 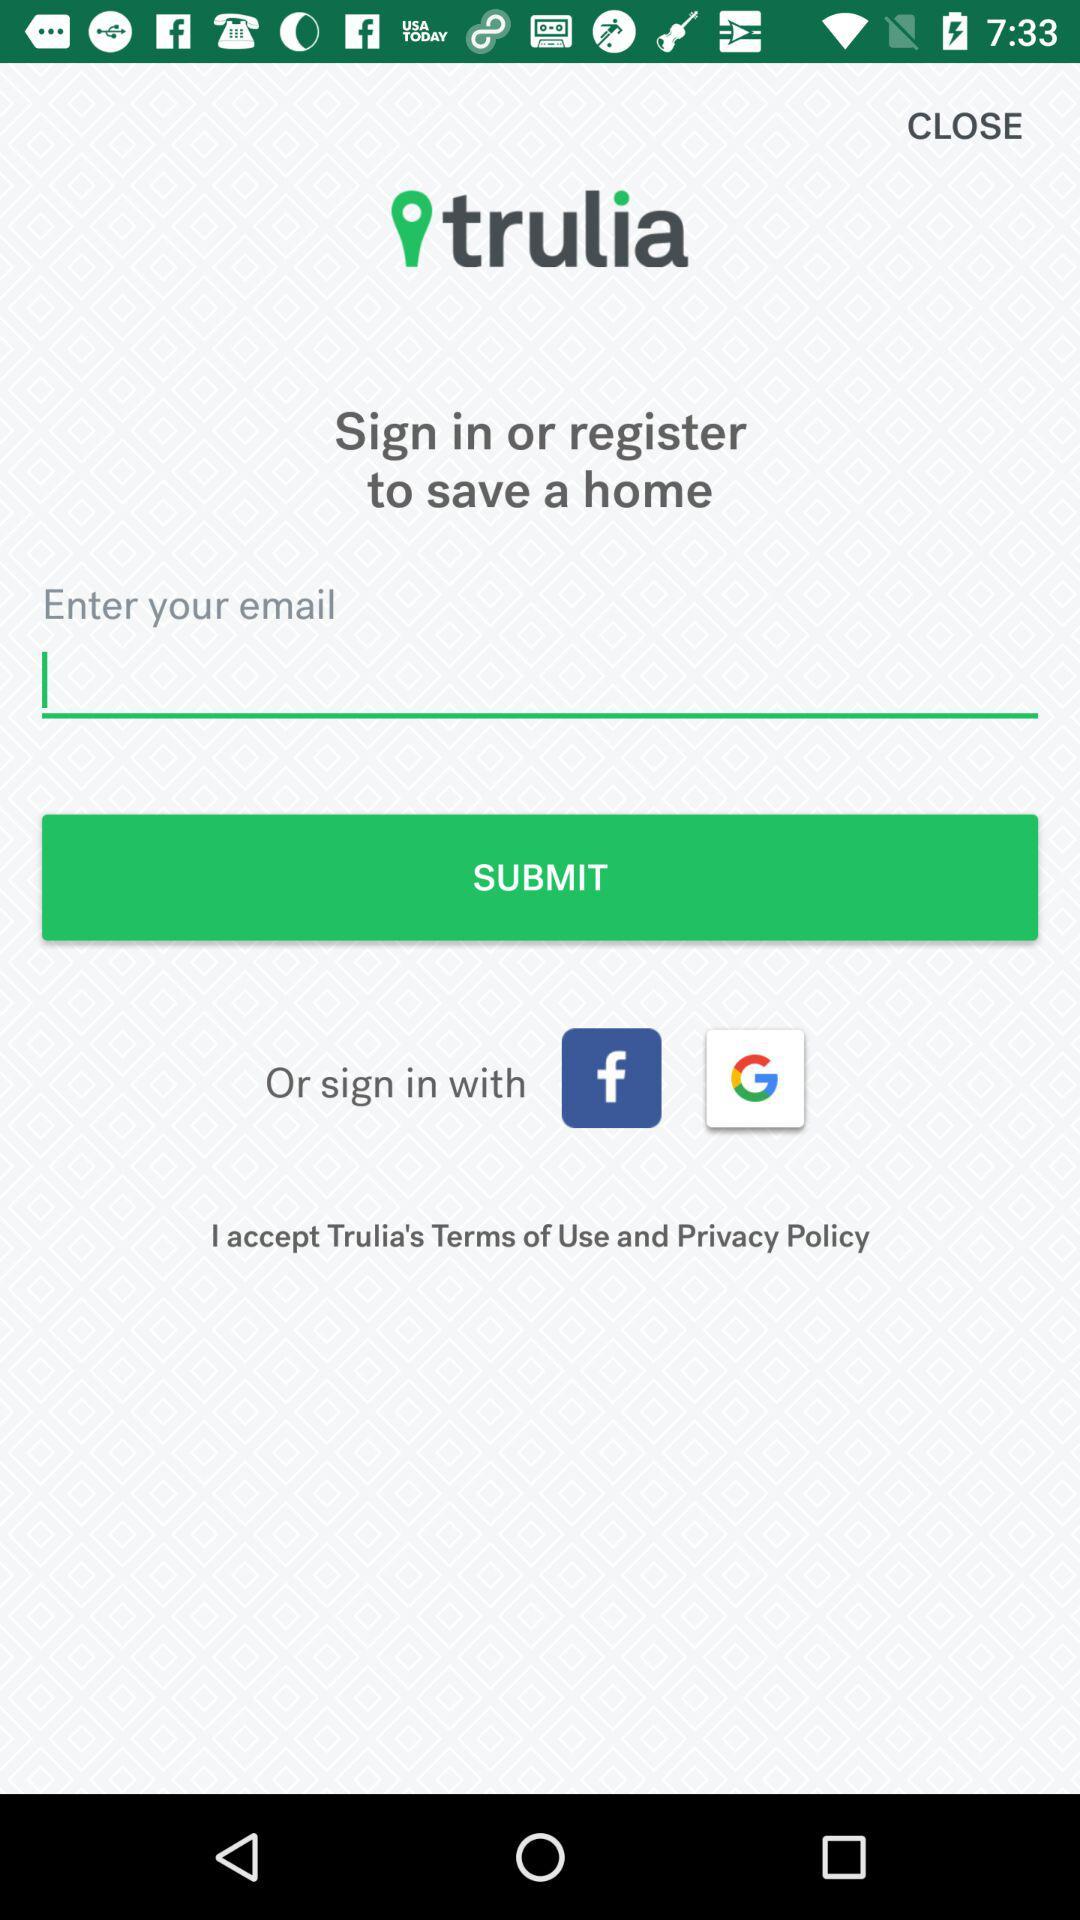 I want to click on enters email address, so click(x=540, y=681).